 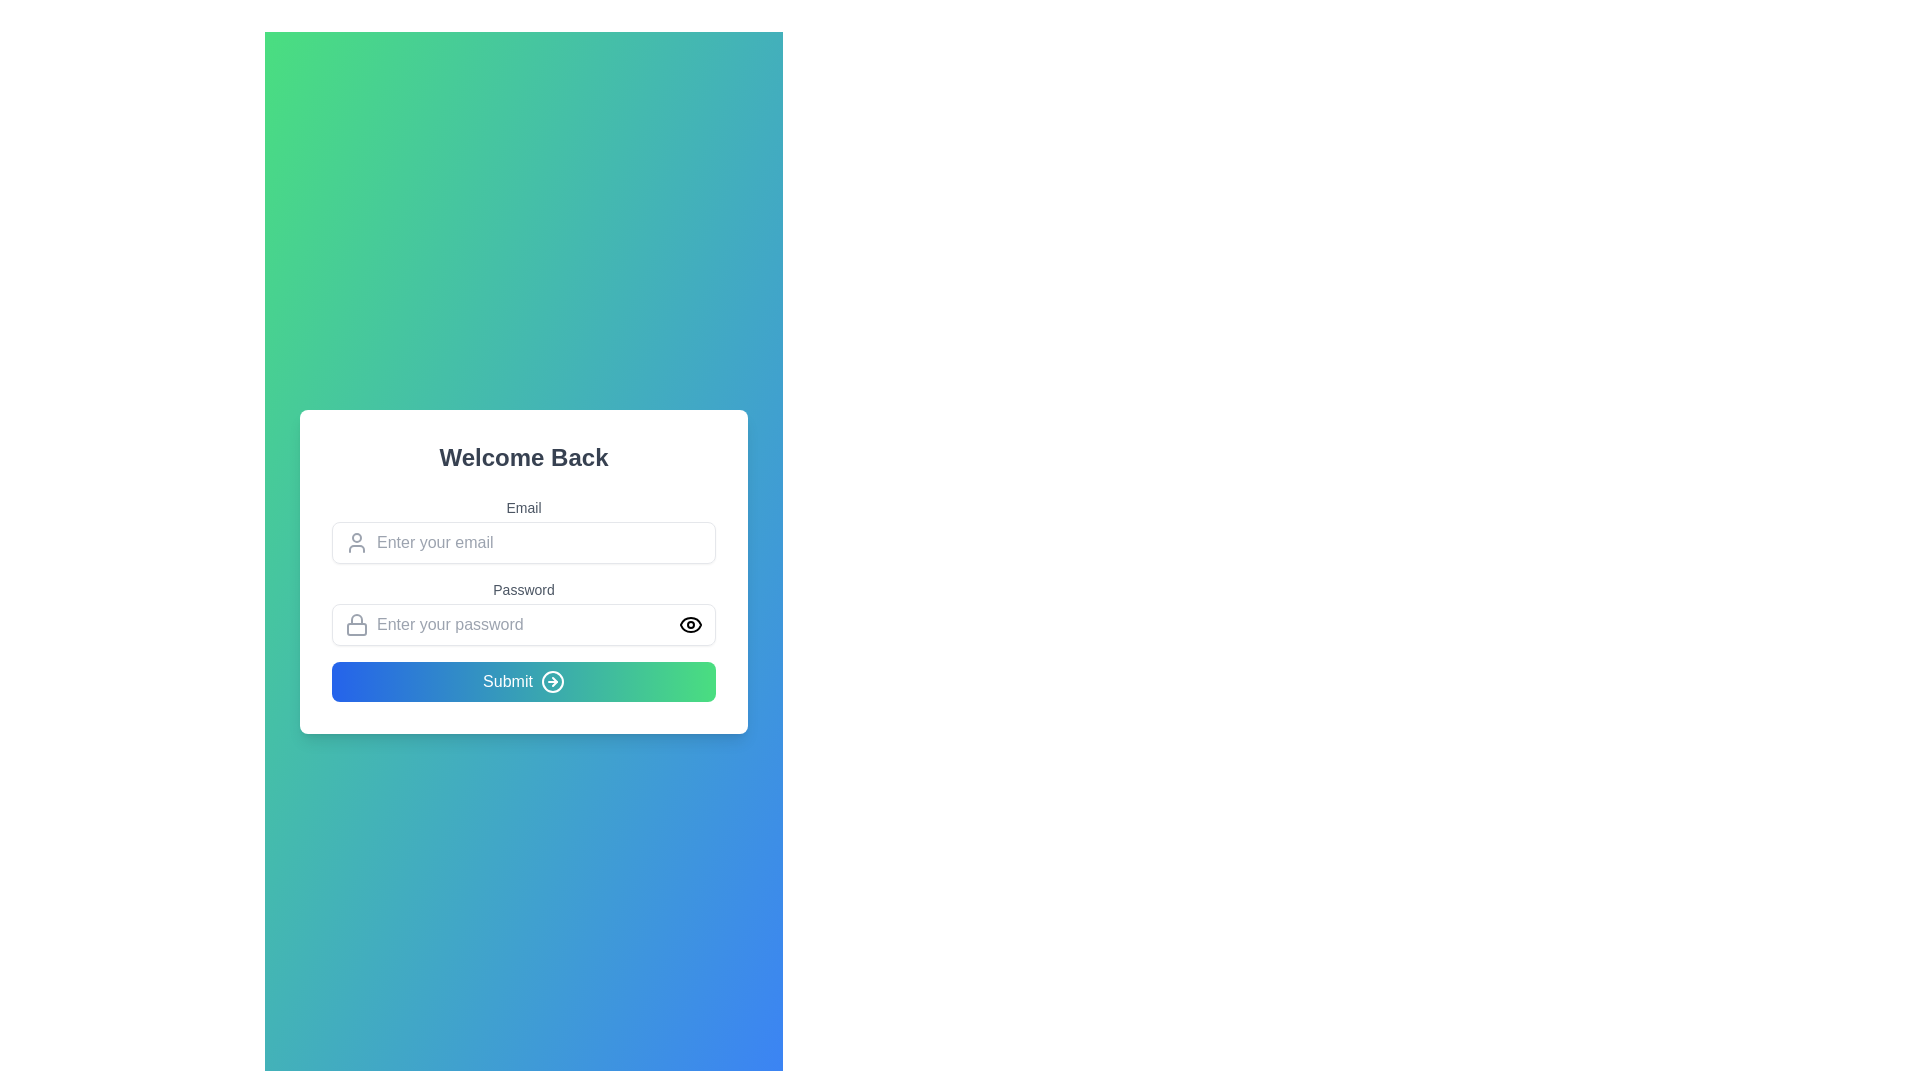 I want to click on the Text Header that prominently displays 'Welcome Back' in large, bold, dark gray font, located at the top of the login form interface, so click(x=523, y=458).